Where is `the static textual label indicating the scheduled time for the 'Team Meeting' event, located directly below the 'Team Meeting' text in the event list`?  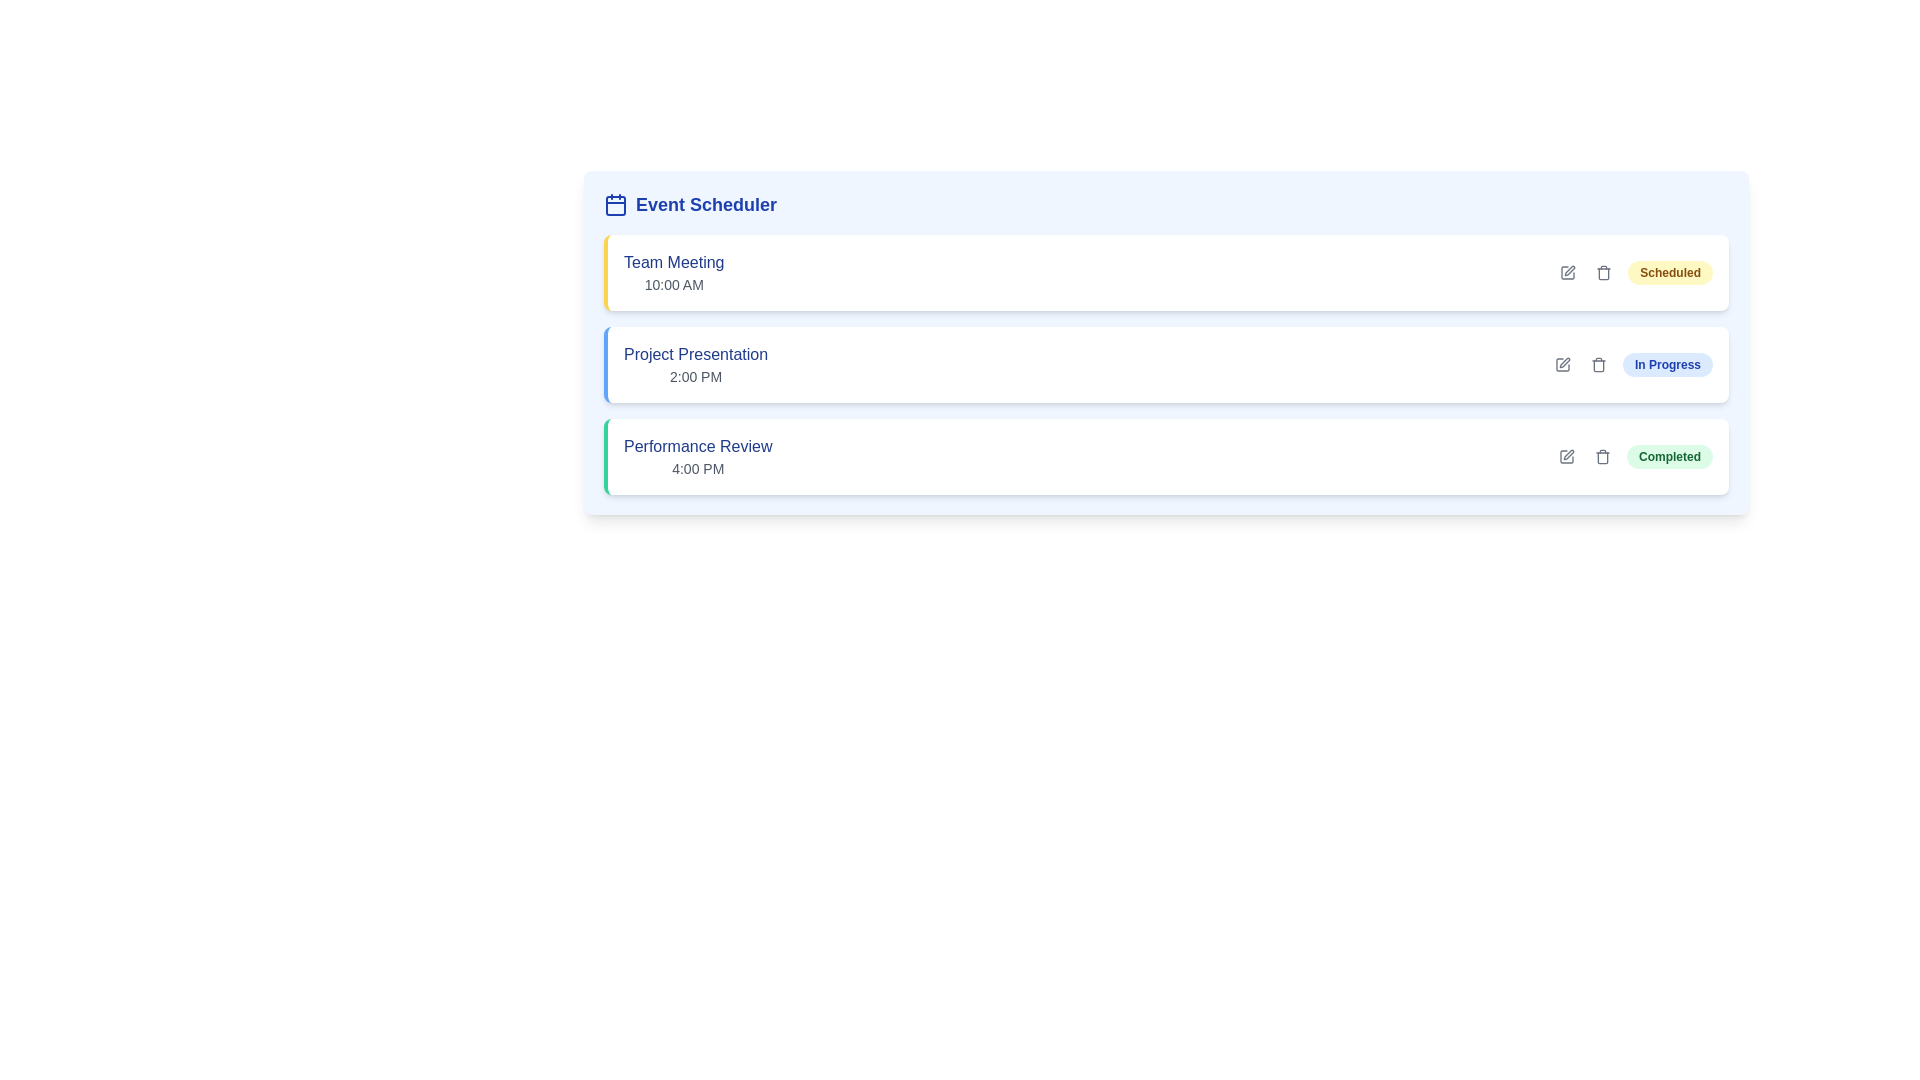
the static textual label indicating the scheduled time for the 'Team Meeting' event, located directly below the 'Team Meeting' text in the event list is located at coordinates (674, 285).